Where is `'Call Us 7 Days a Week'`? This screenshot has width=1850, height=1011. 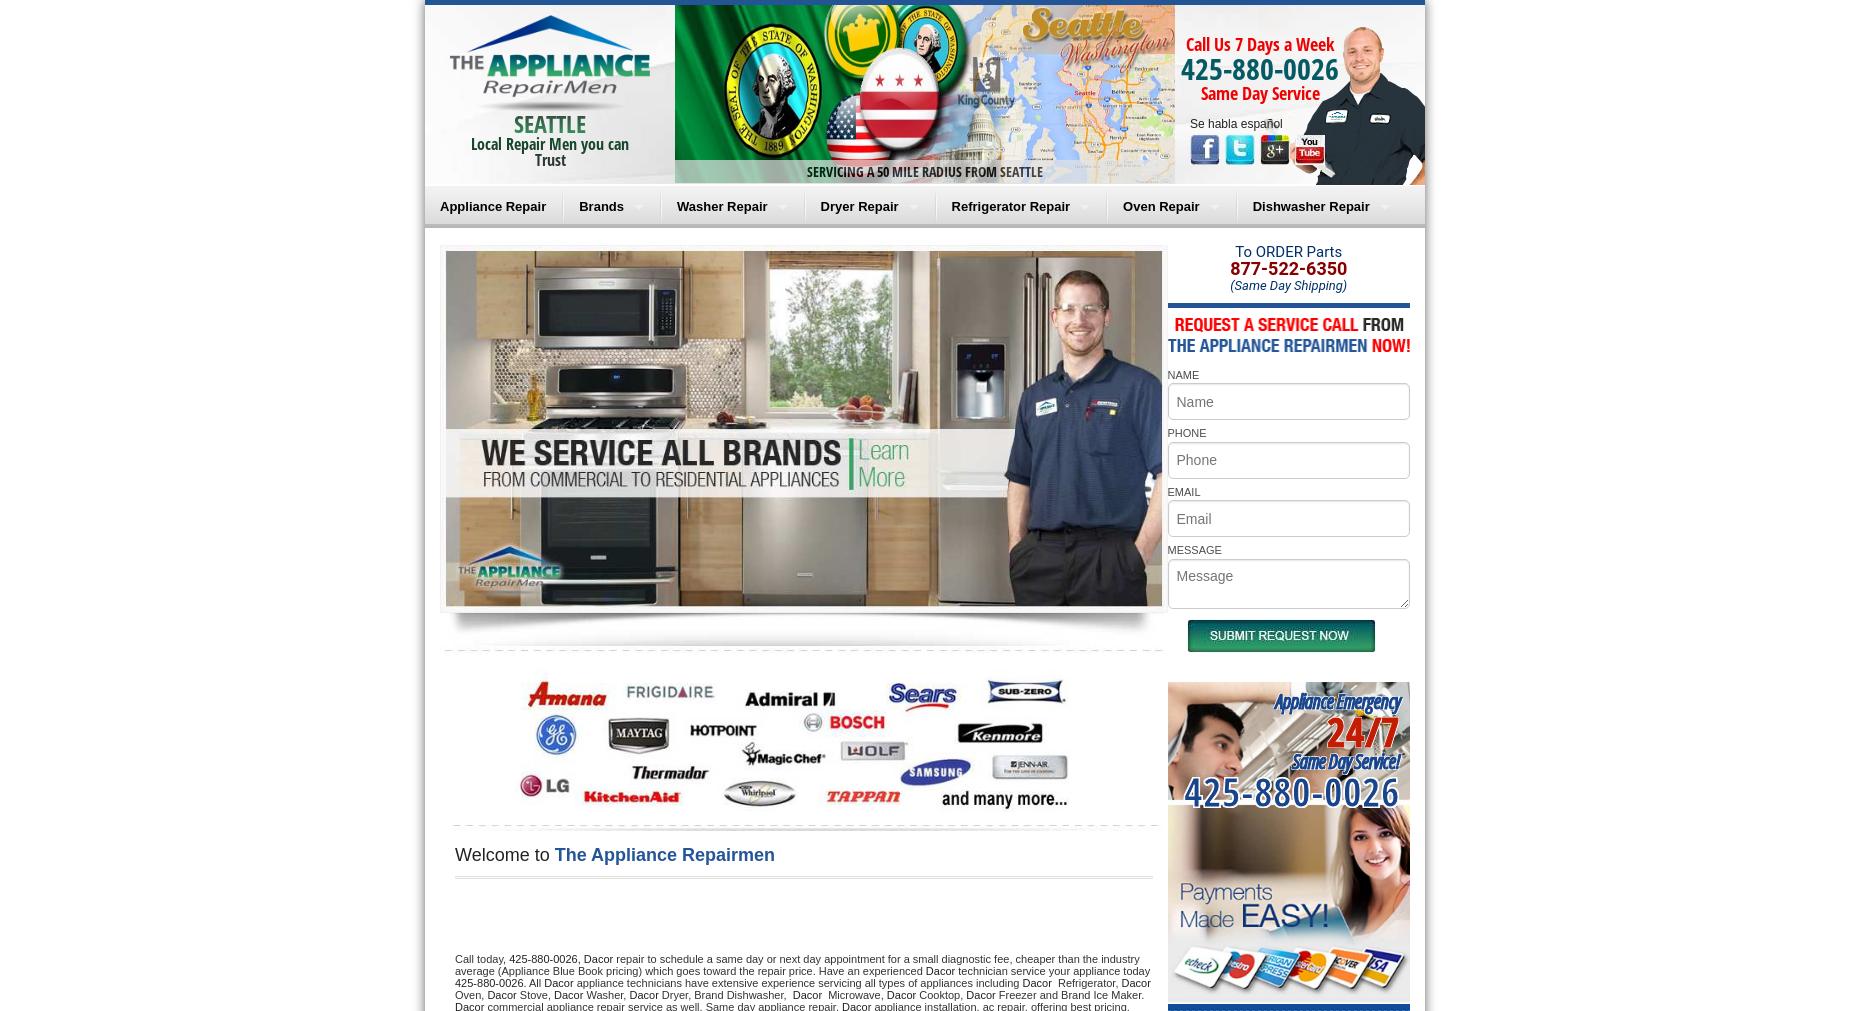
'Call Us 7 Days a Week' is located at coordinates (1259, 42).